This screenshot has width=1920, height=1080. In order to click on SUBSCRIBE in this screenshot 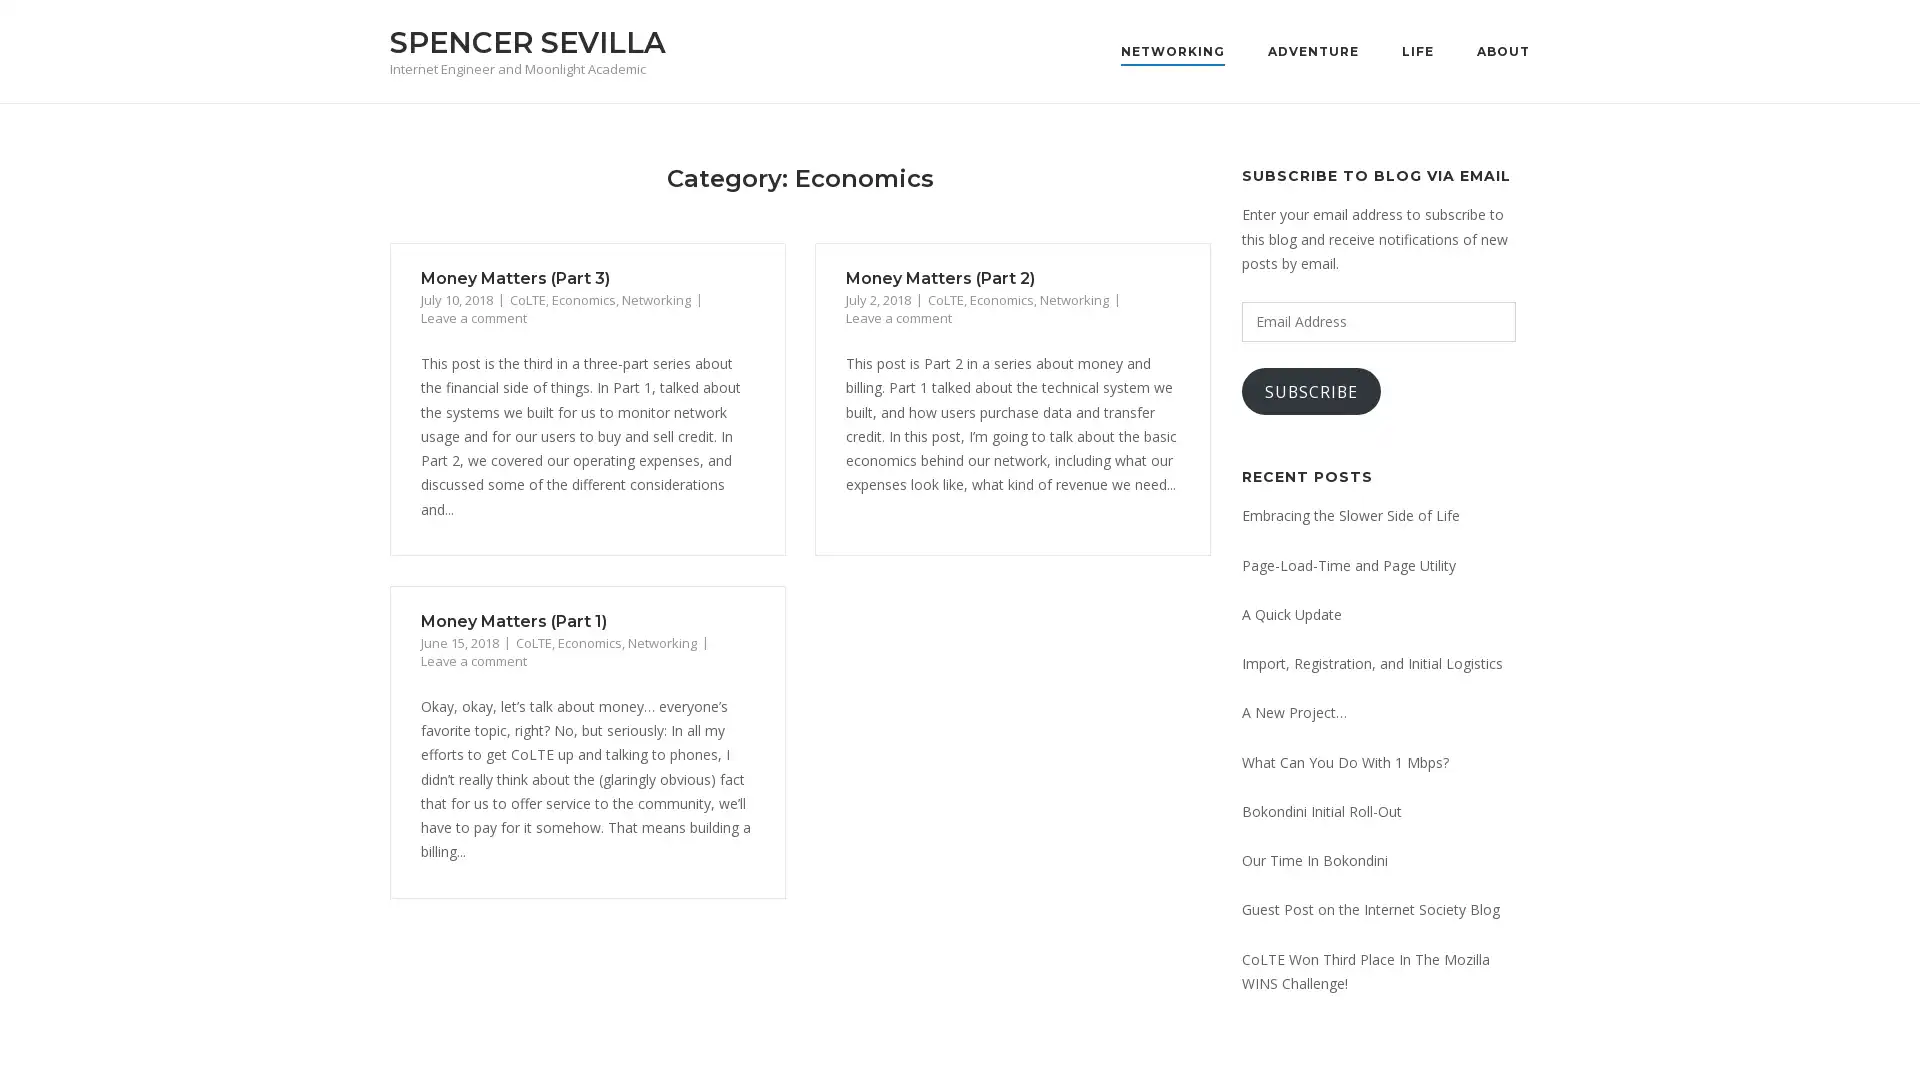, I will do `click(1311, 391)`.